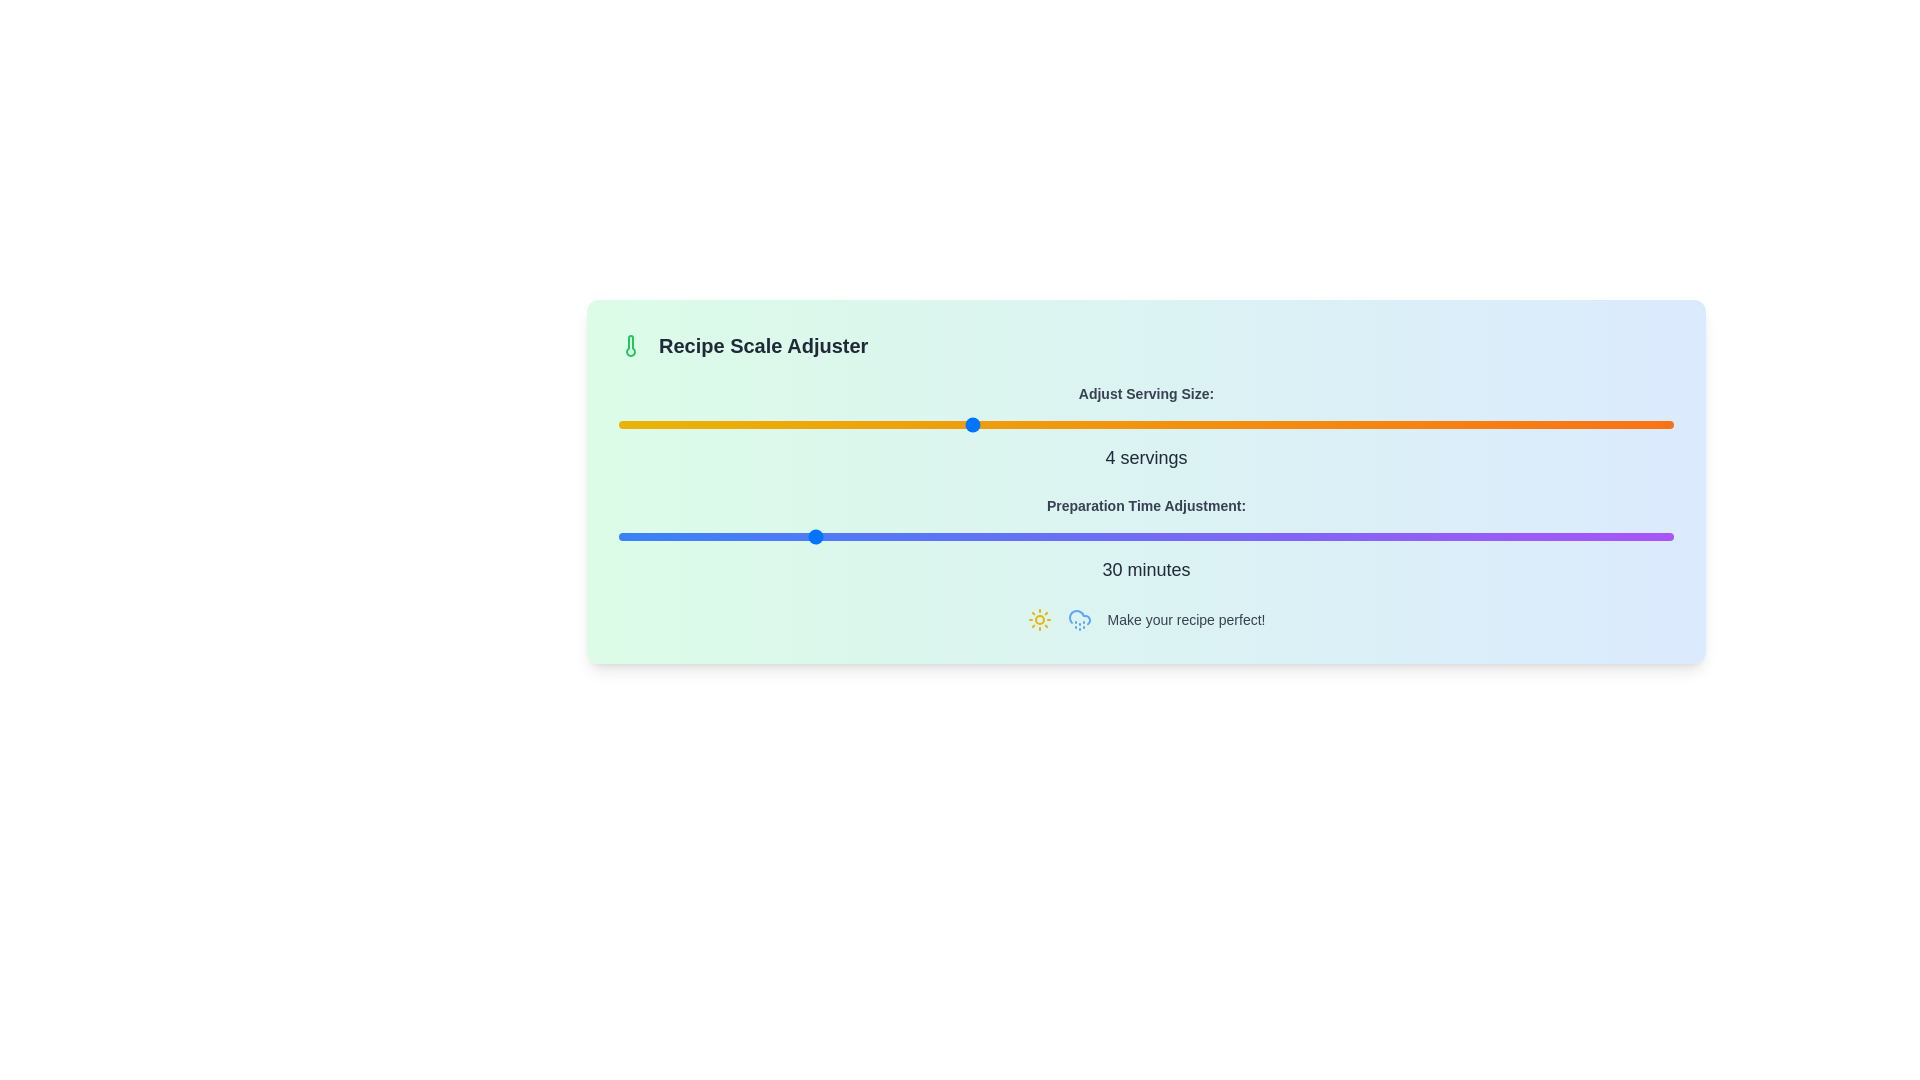  I want to click on the preparation time, so click(742, 535).